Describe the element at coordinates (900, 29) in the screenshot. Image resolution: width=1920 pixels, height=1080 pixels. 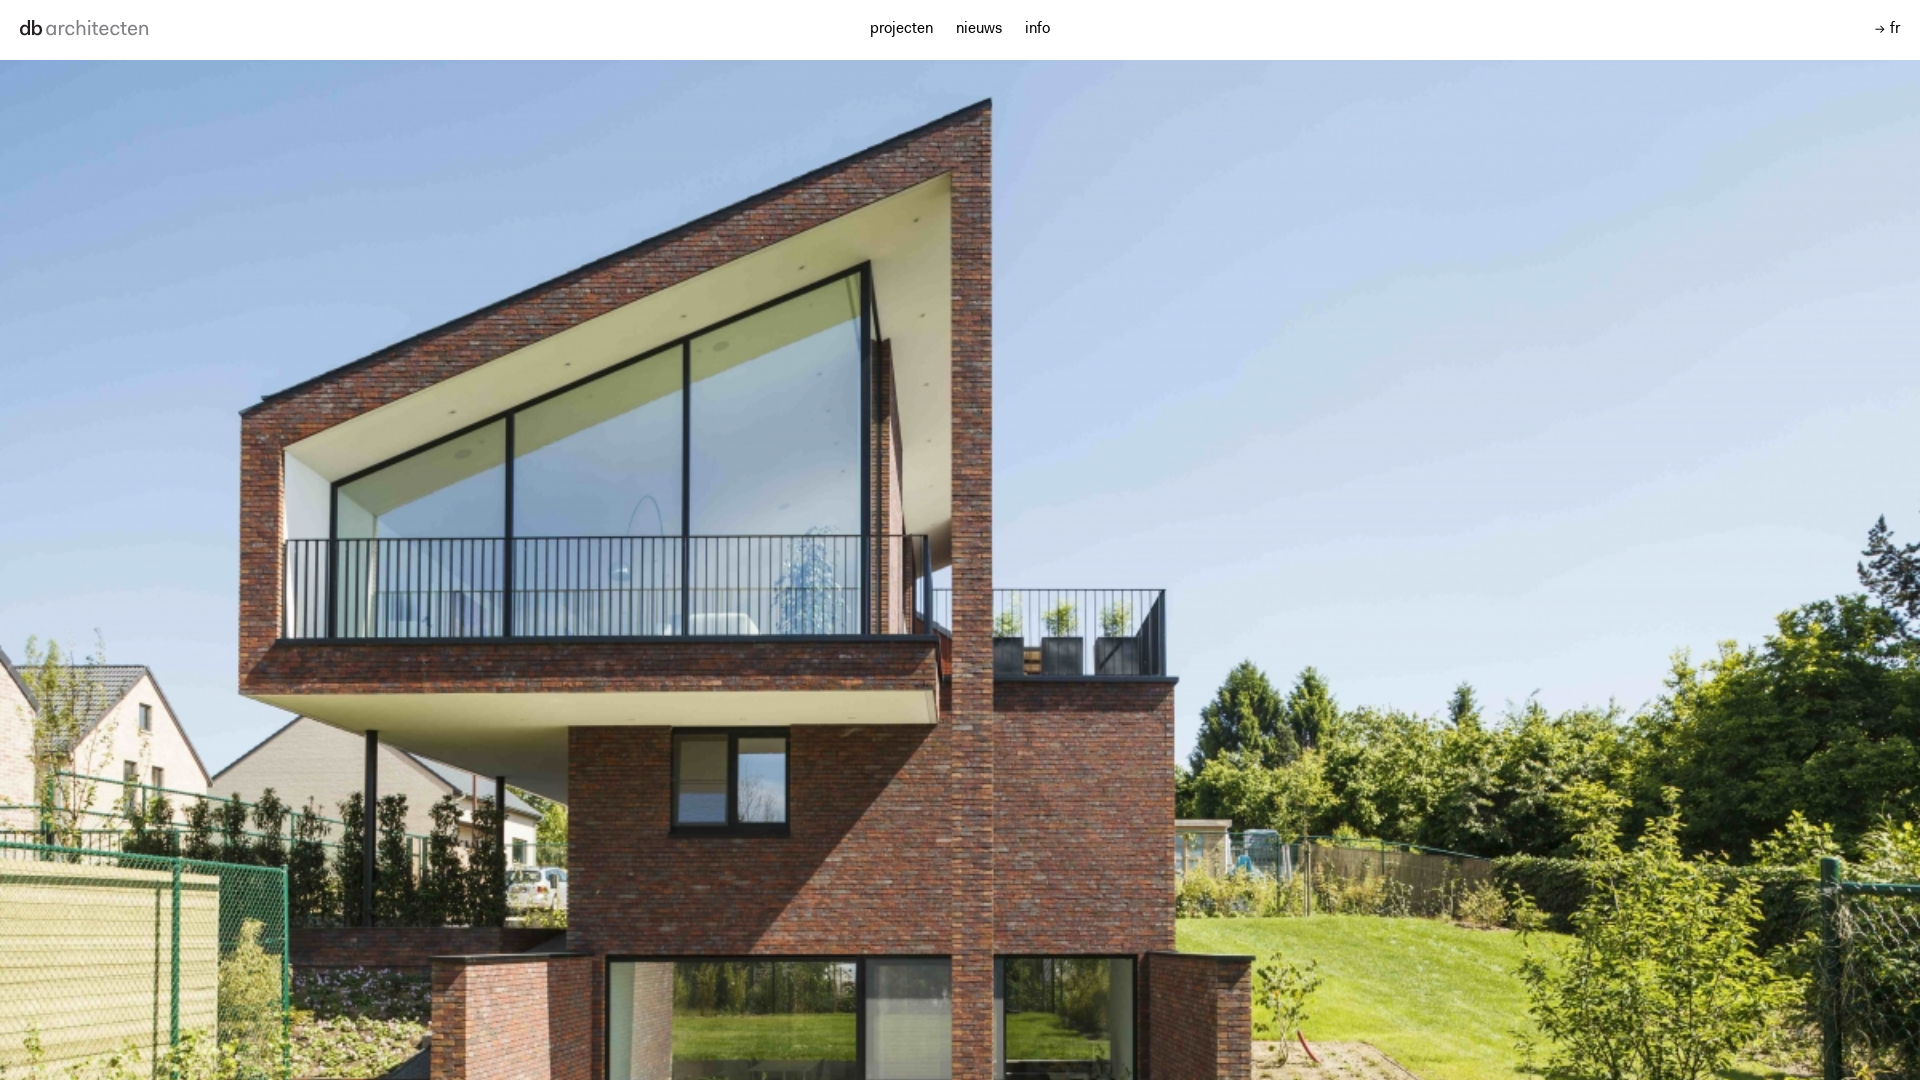
I see `'projecten'` at that location.